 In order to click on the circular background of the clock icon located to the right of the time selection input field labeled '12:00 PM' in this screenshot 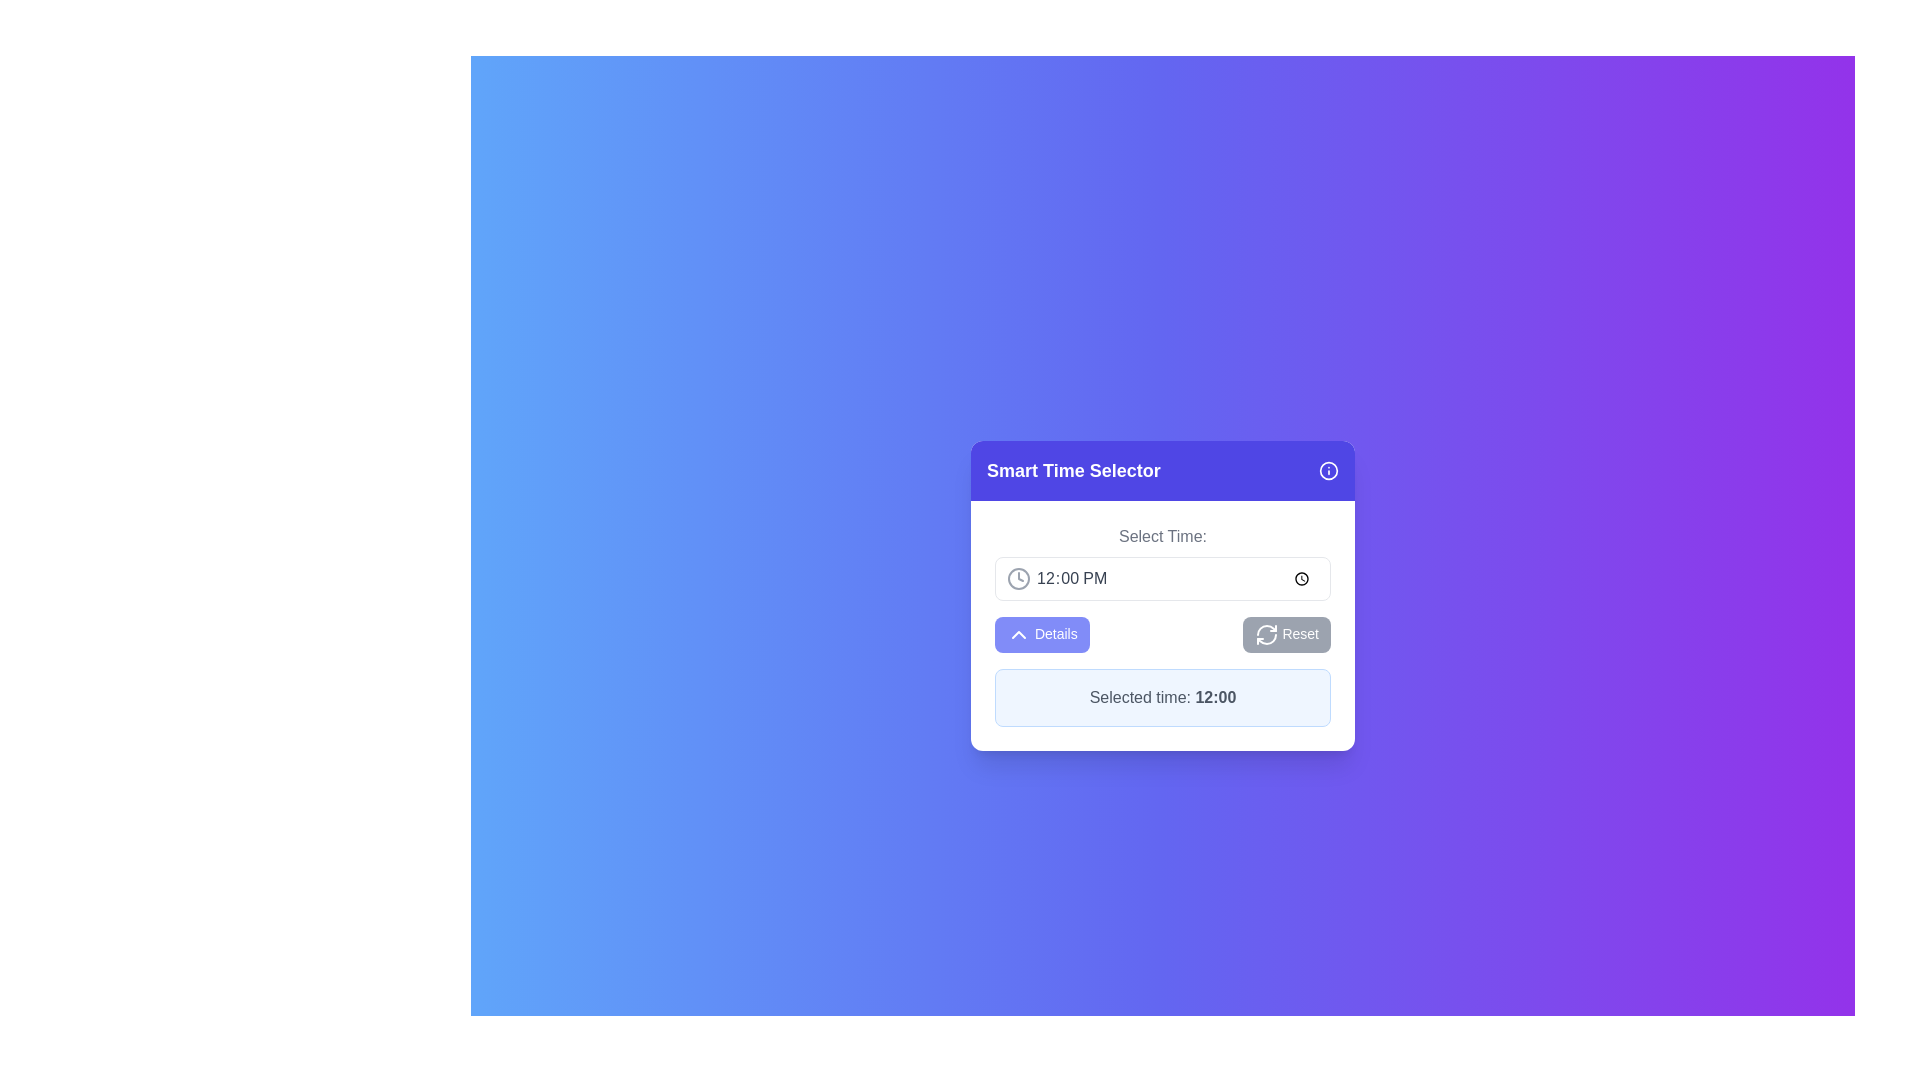, I will do `click(1018, 578)`.